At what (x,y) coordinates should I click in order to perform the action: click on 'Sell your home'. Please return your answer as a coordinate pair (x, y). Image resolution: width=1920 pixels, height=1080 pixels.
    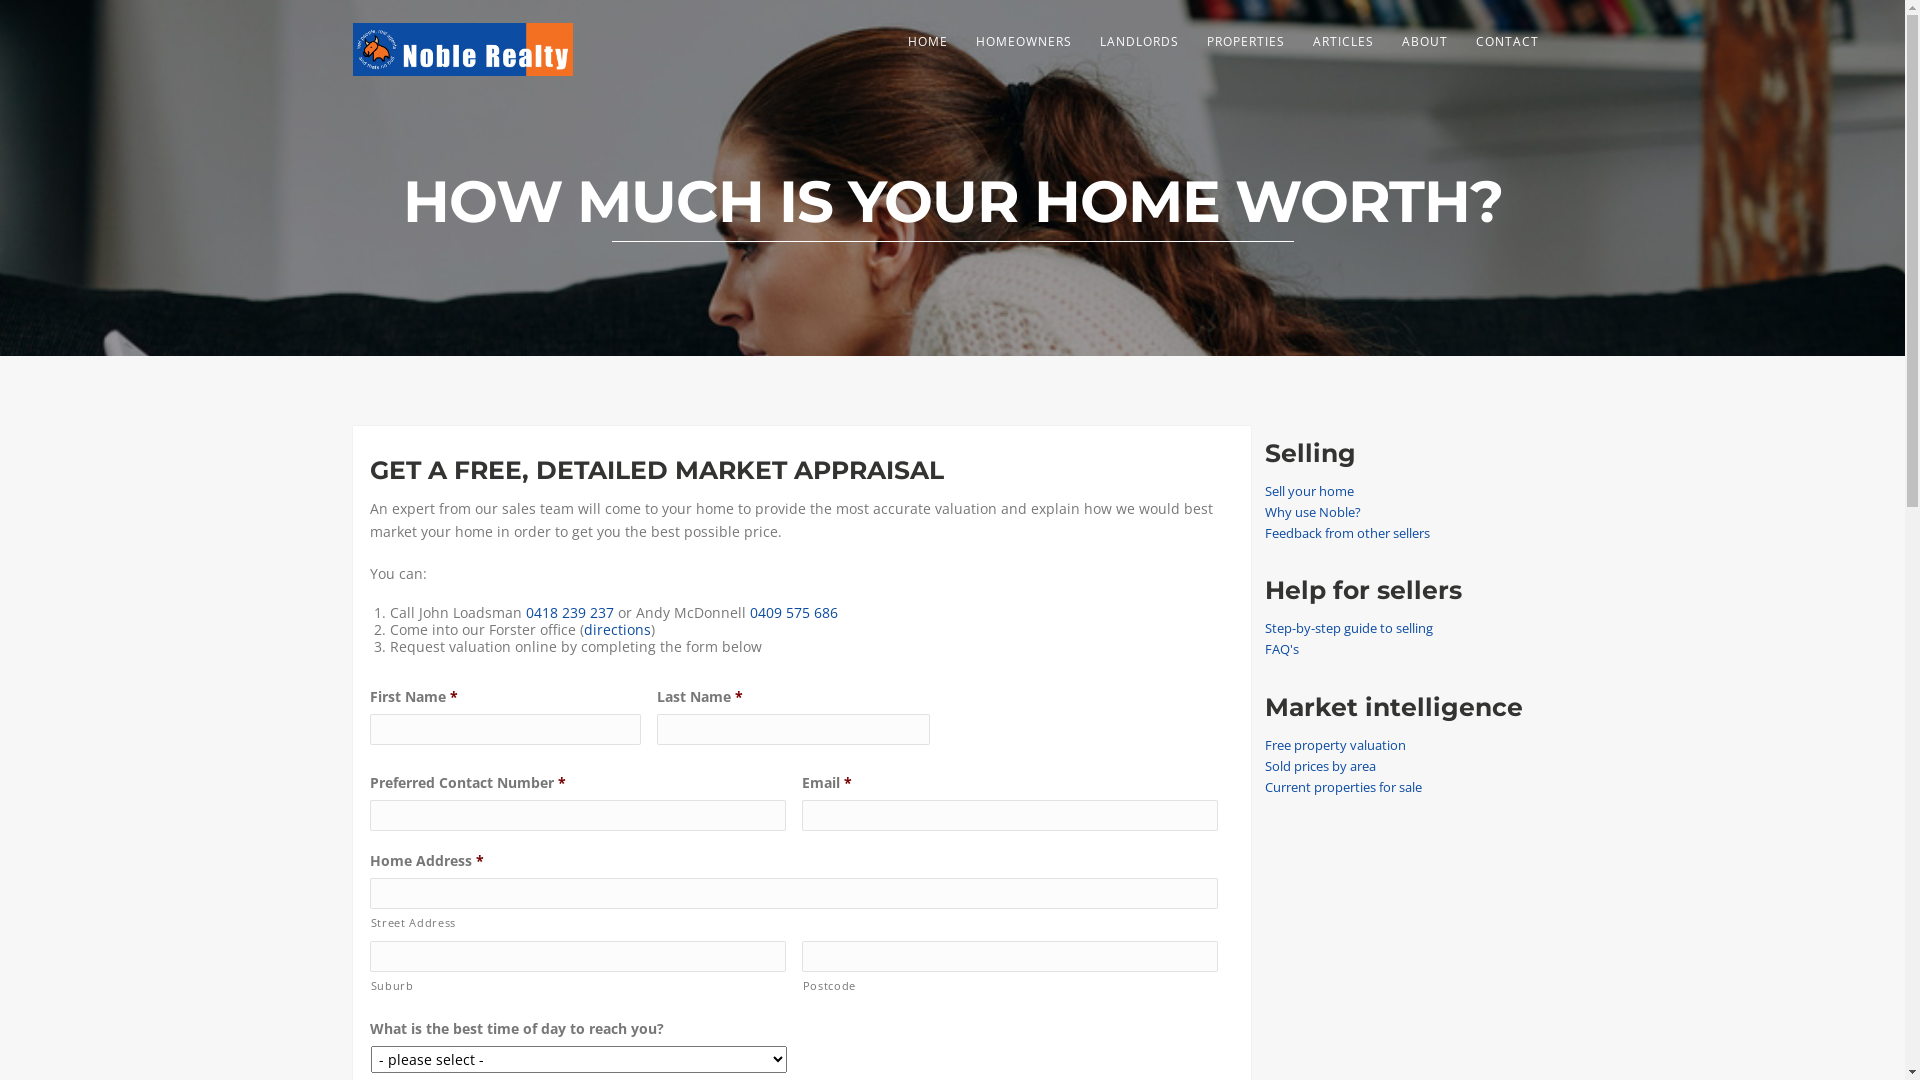
    Looking at the image, I should click on (1308, 490).